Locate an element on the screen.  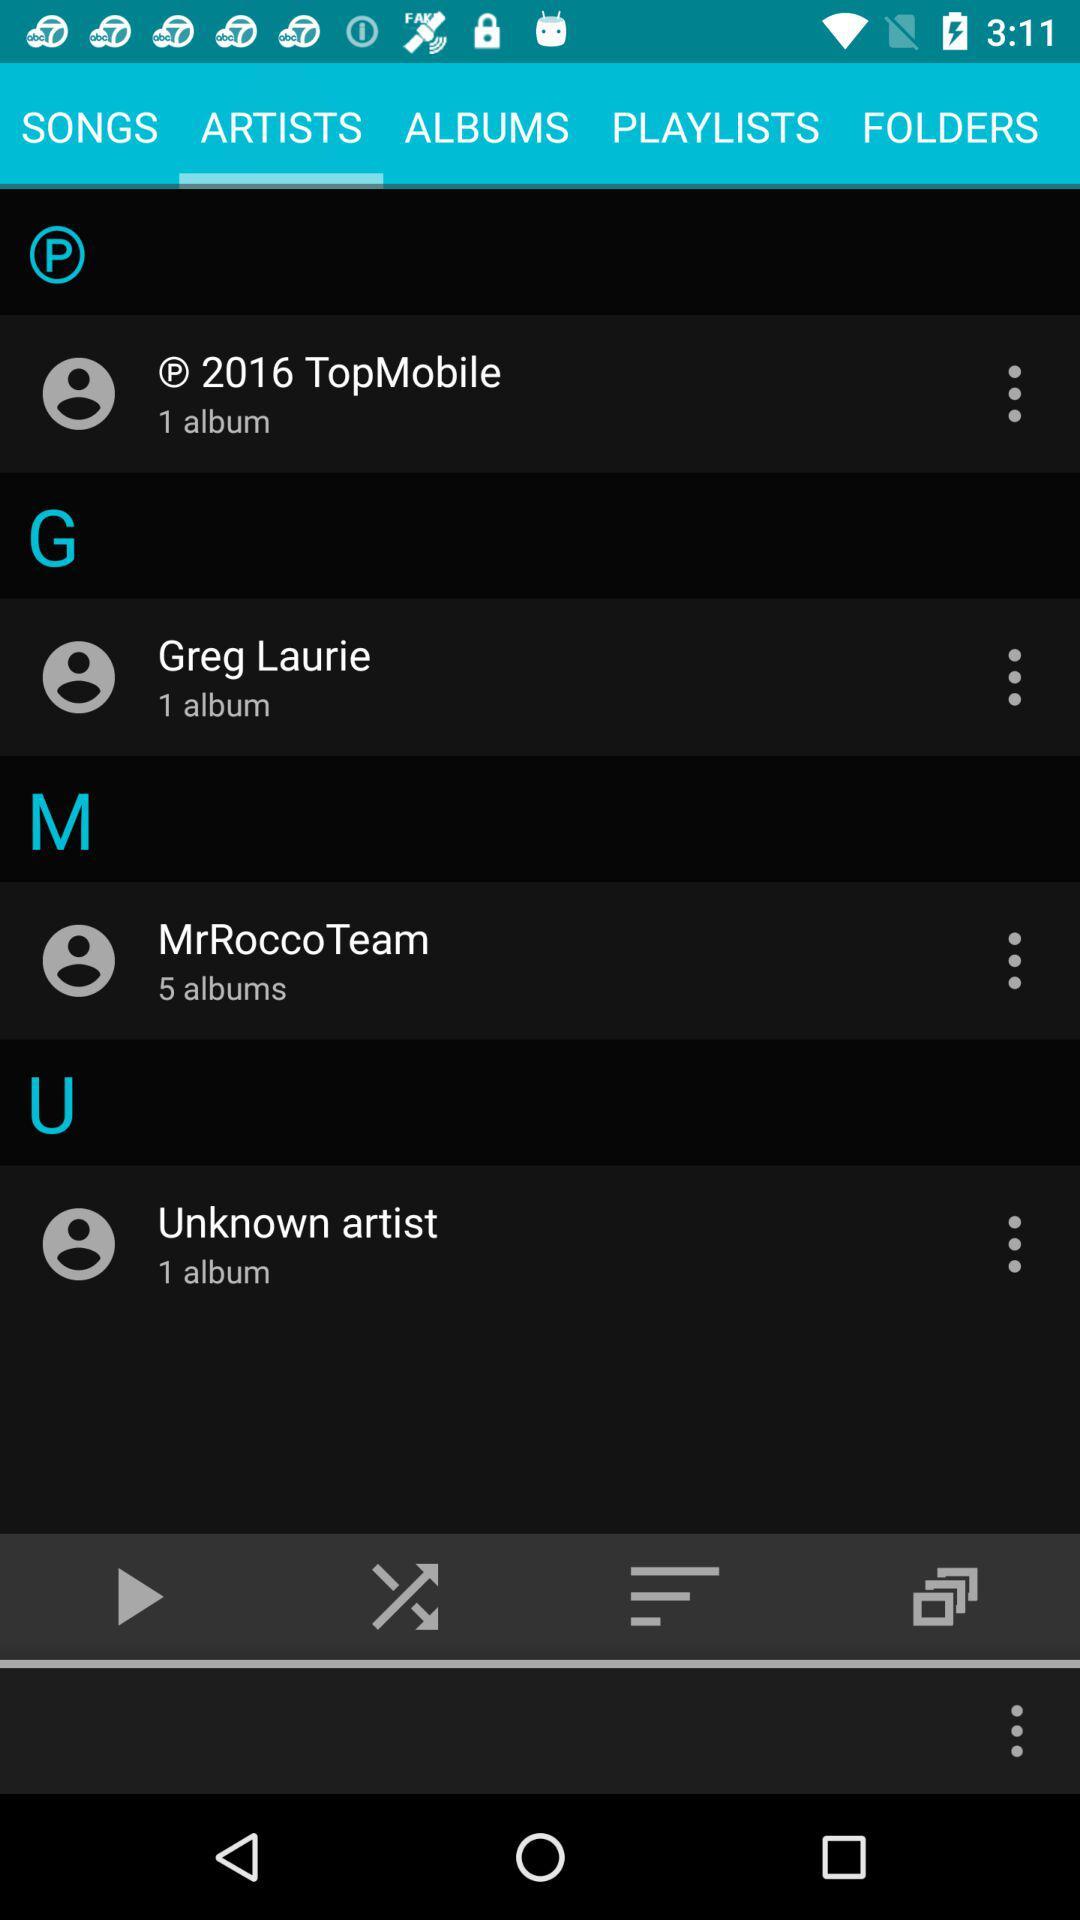
the play icon is located at coordinates (135, 1595).